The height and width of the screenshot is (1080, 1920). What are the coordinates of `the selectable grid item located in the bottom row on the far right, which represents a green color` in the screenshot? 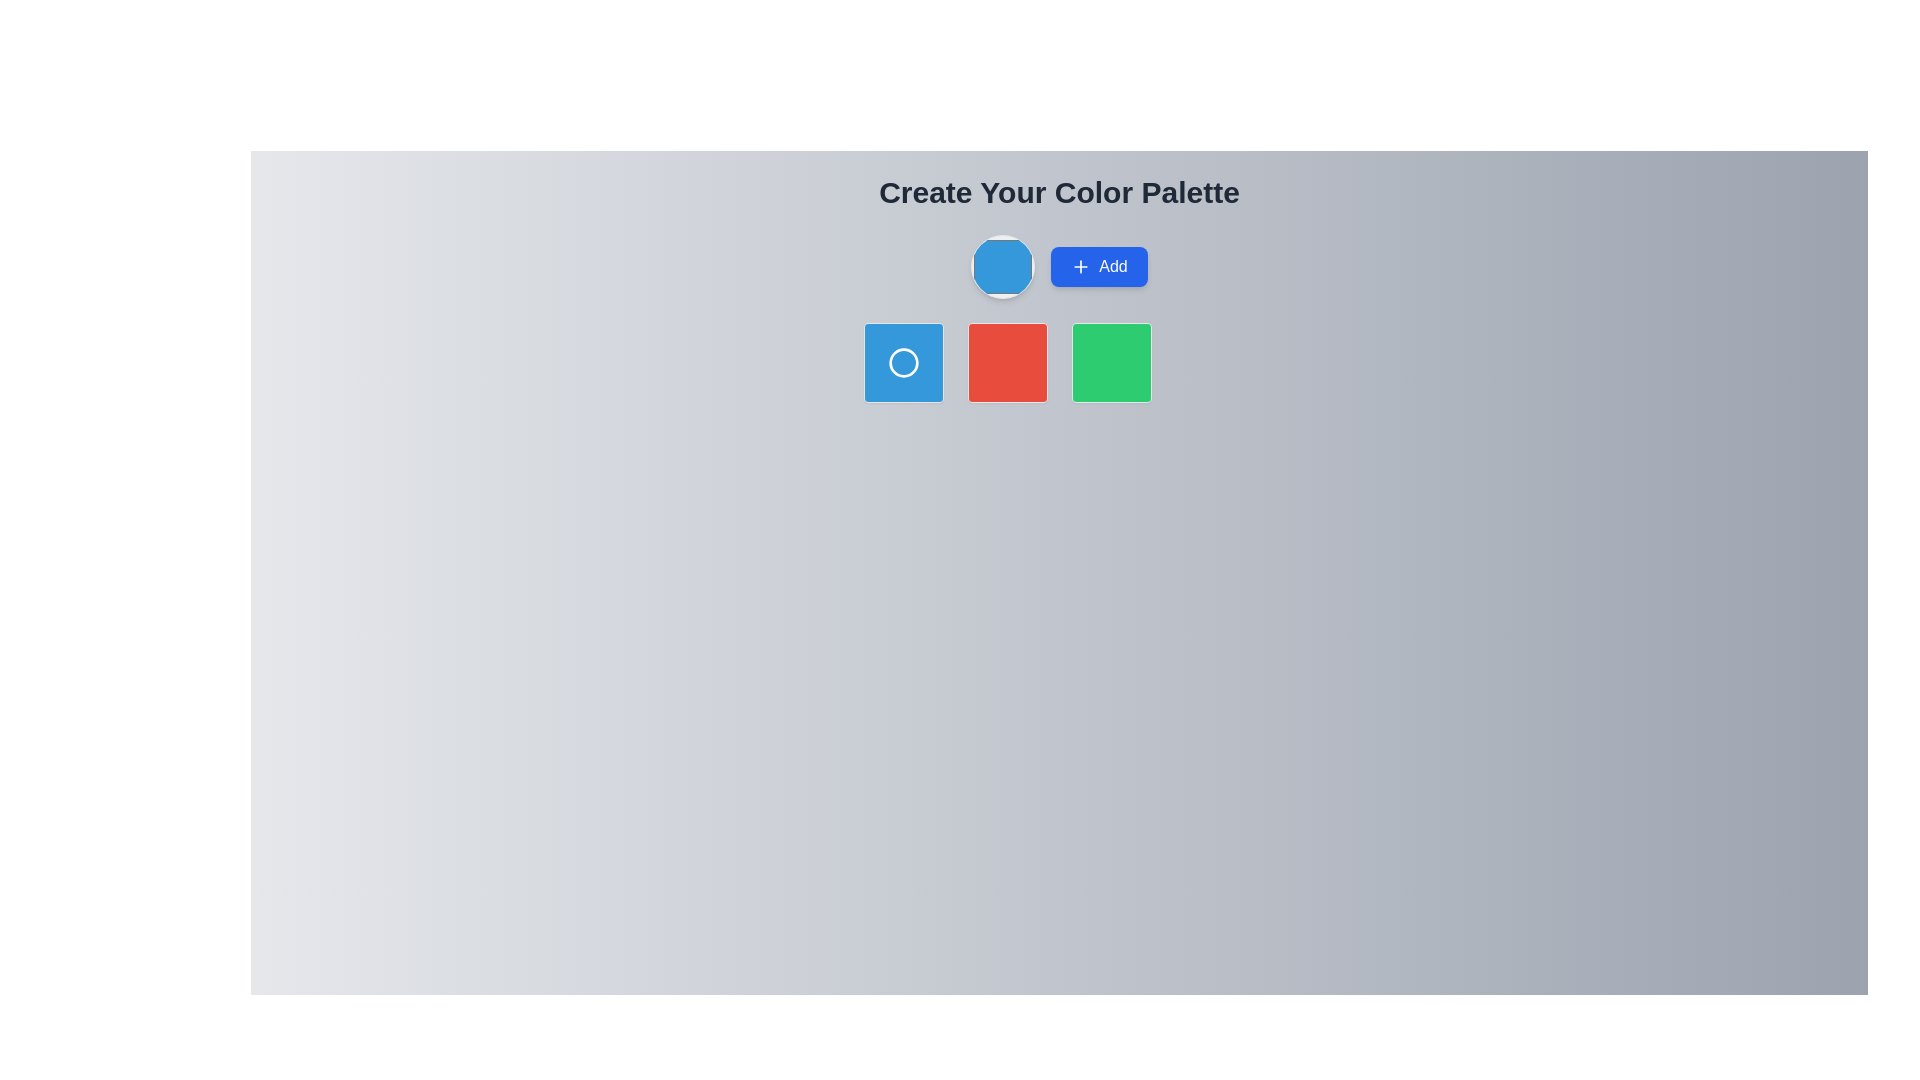 It's located at (1110, 362).